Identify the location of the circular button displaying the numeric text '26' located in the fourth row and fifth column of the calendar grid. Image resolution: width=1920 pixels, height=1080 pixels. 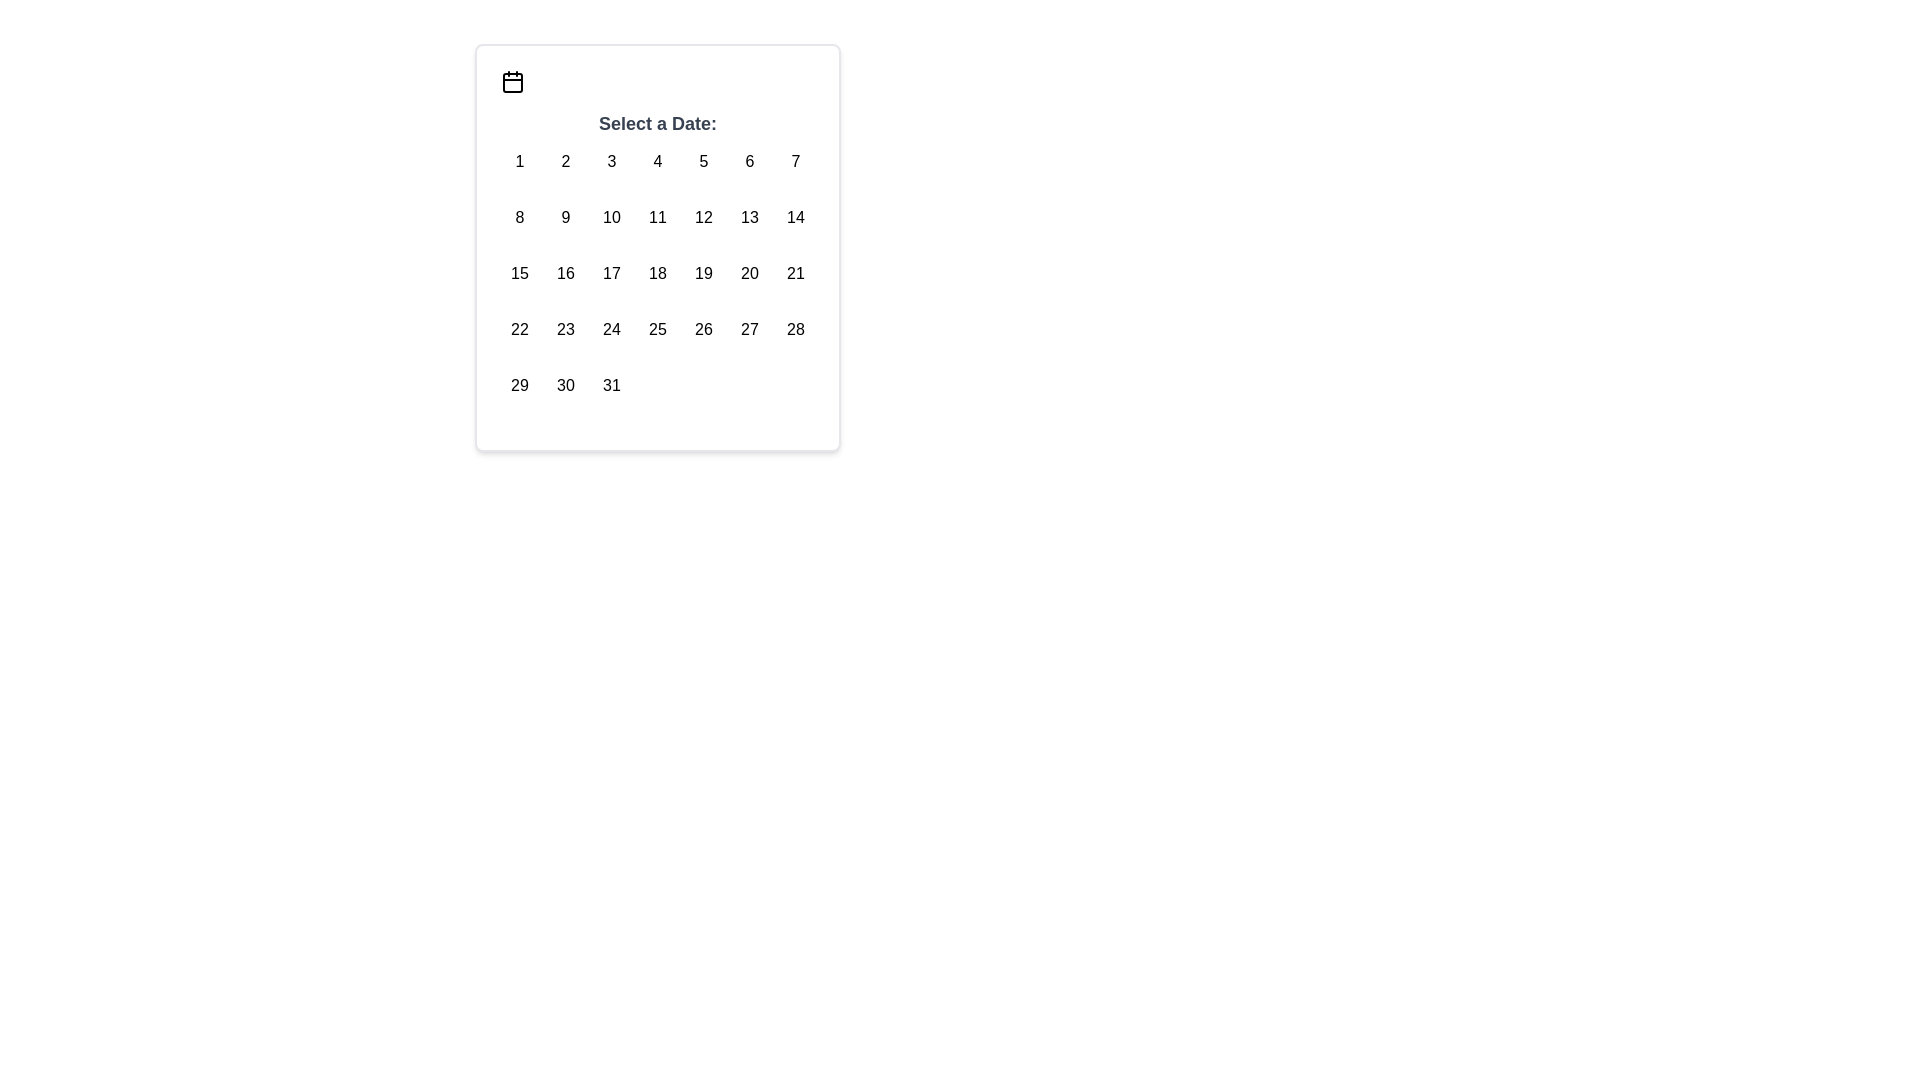
(704, 329).